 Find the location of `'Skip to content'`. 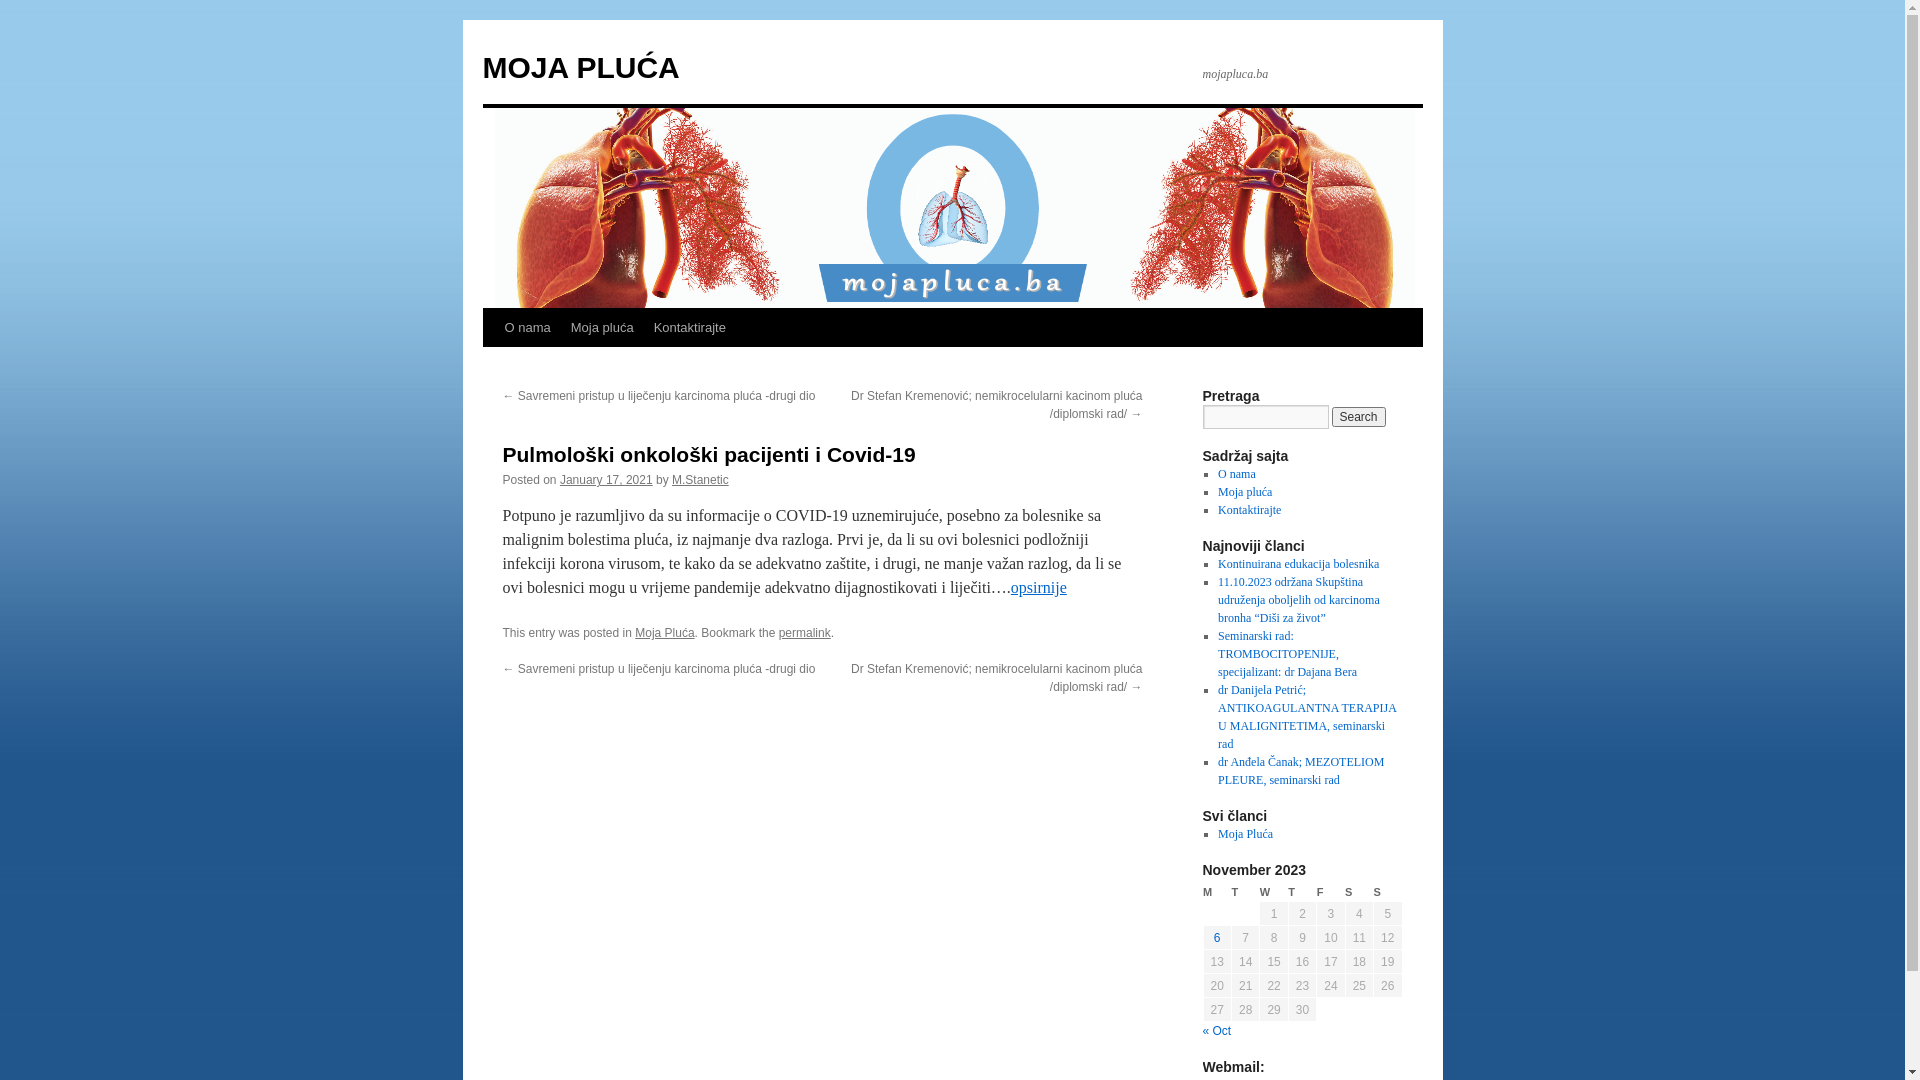

'Skip to content' is located at coordinates (491, 365).